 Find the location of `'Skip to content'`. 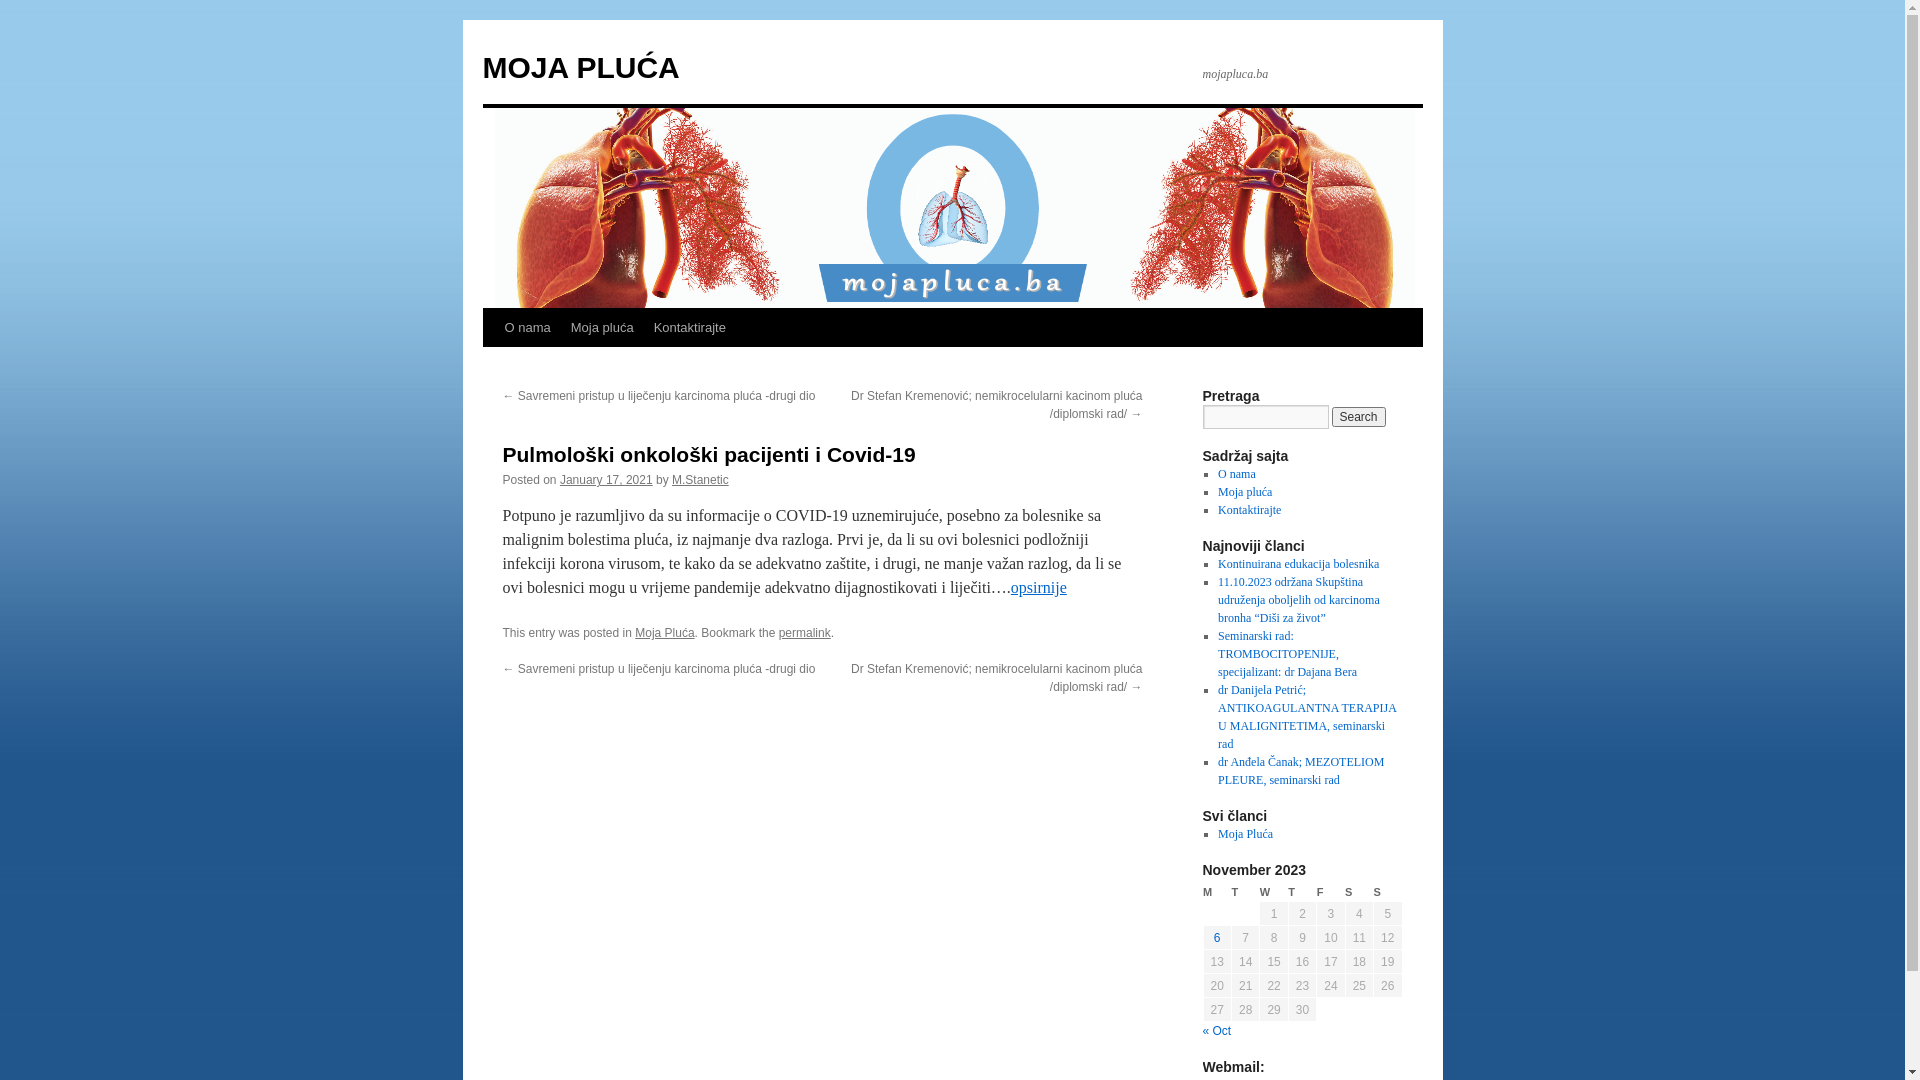

'Skip to content' is located at coordinates (491, 365).